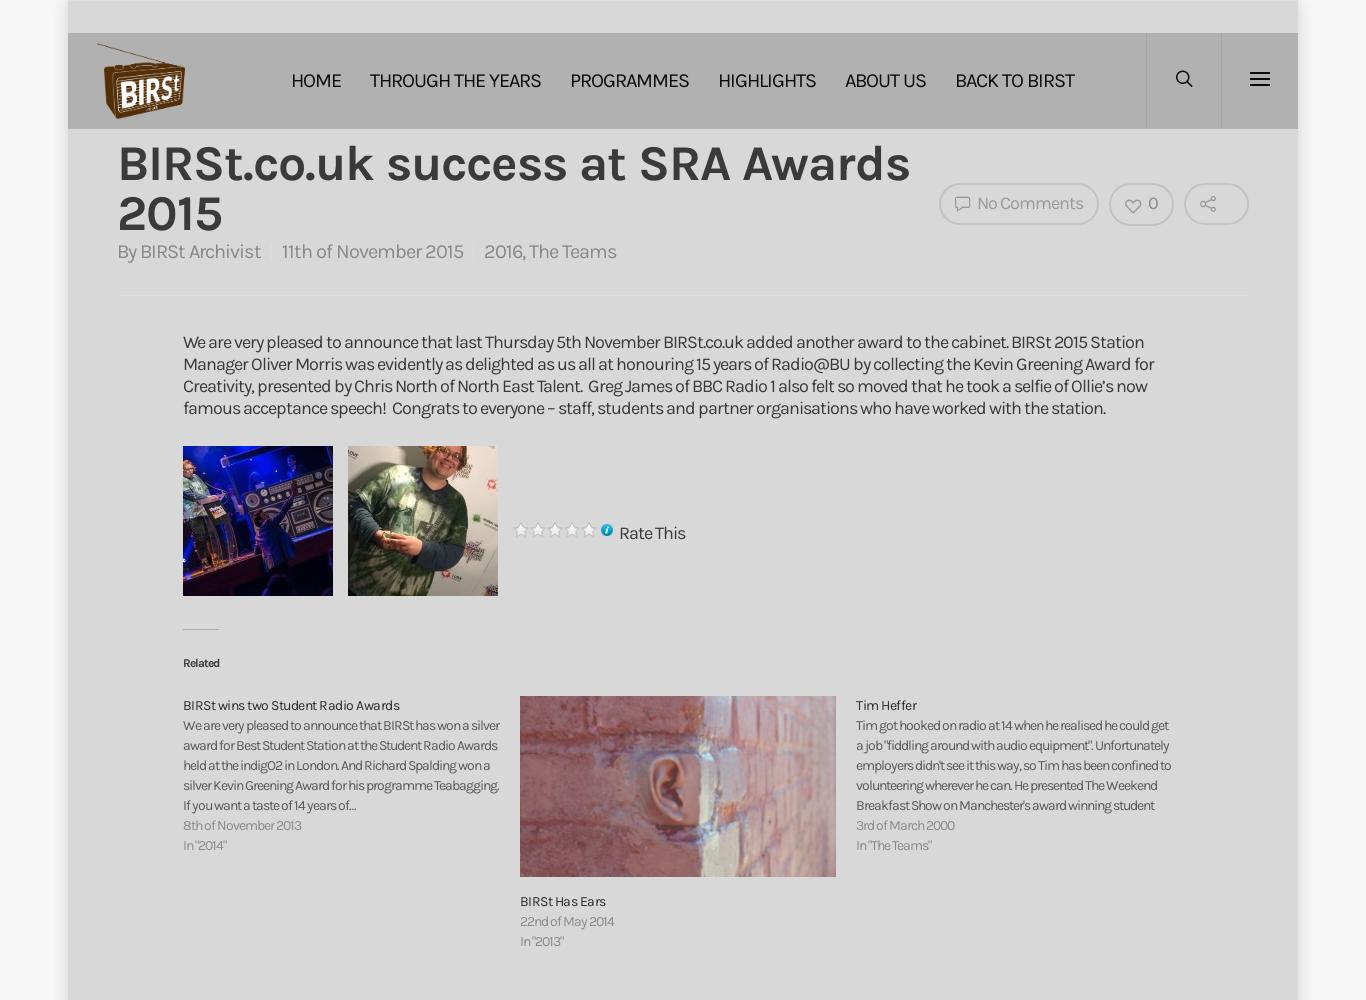 The image size is (1366, 1000). What do you see at coordinates (525, 251) in the screenshot?
I see `','` at bounding box center [525, 251].